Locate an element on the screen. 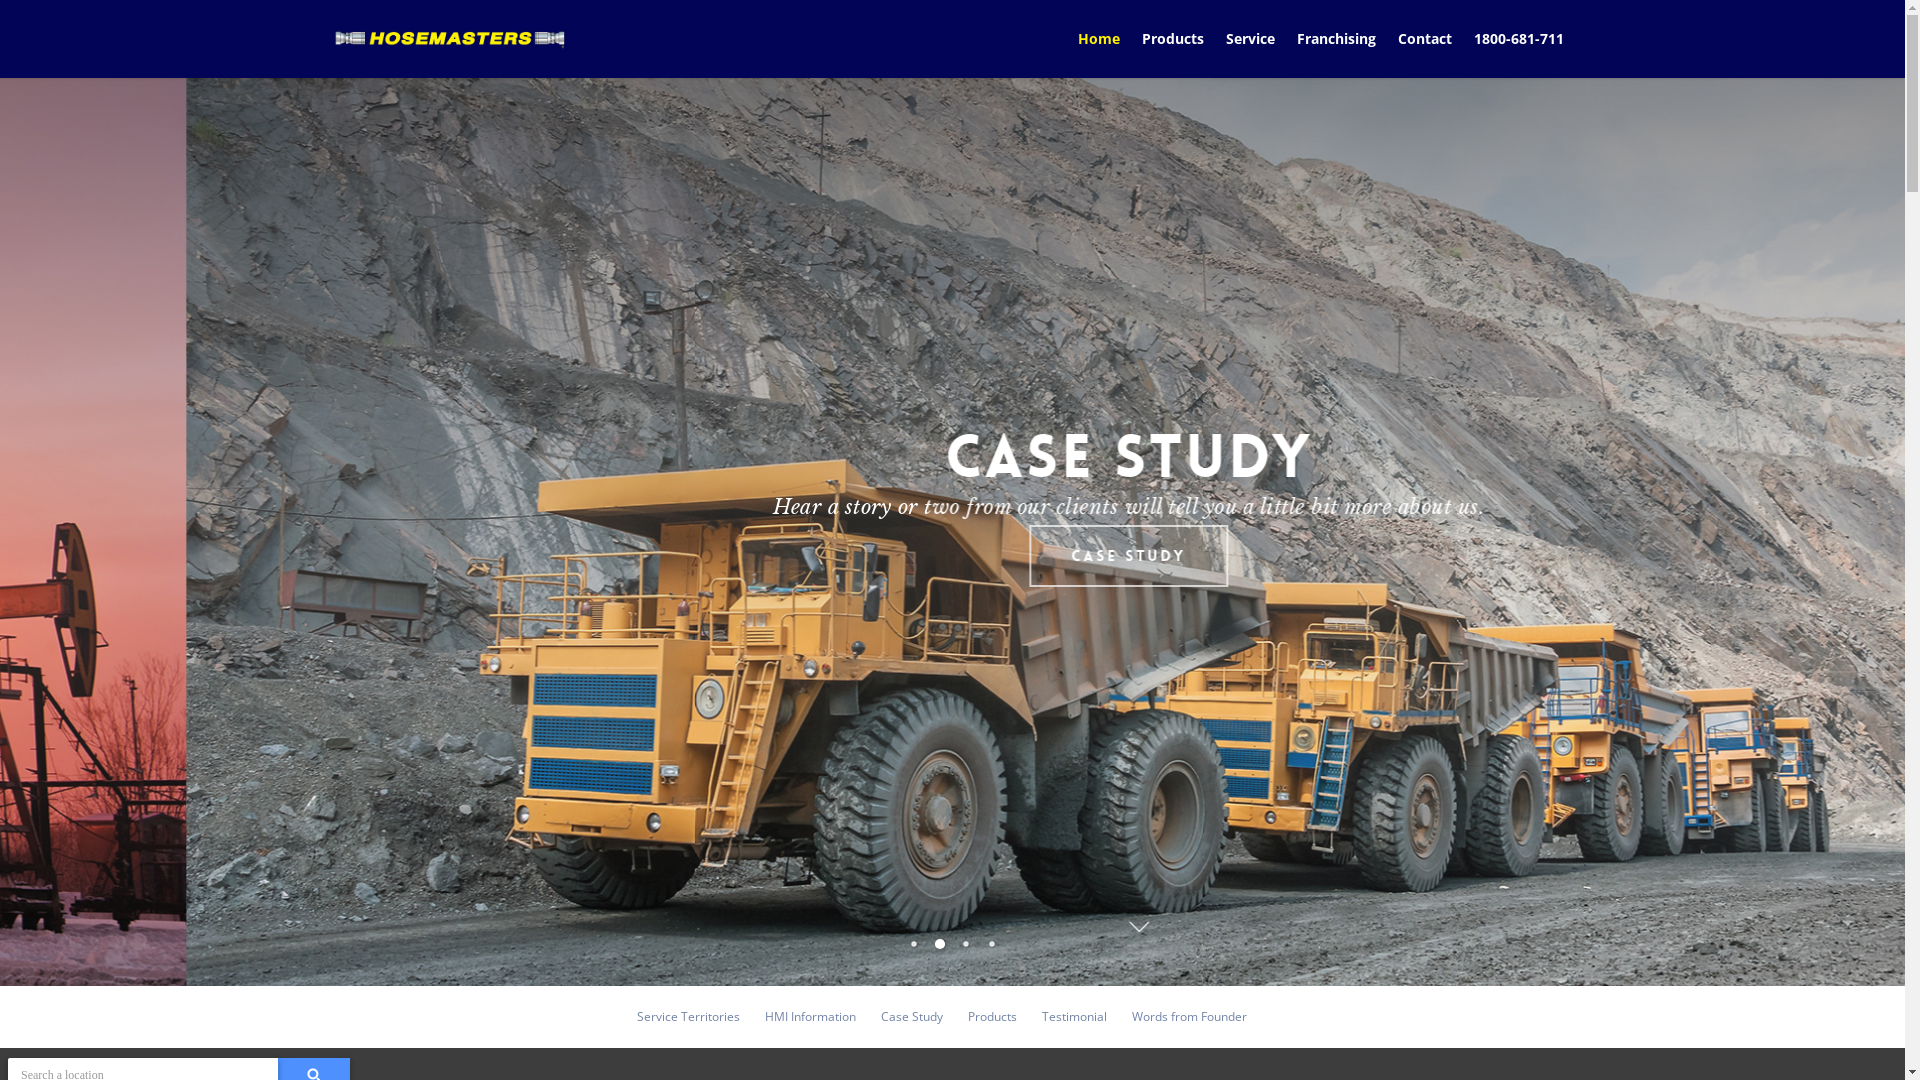  'HMI Information' is located at coordinates (810, 1017).